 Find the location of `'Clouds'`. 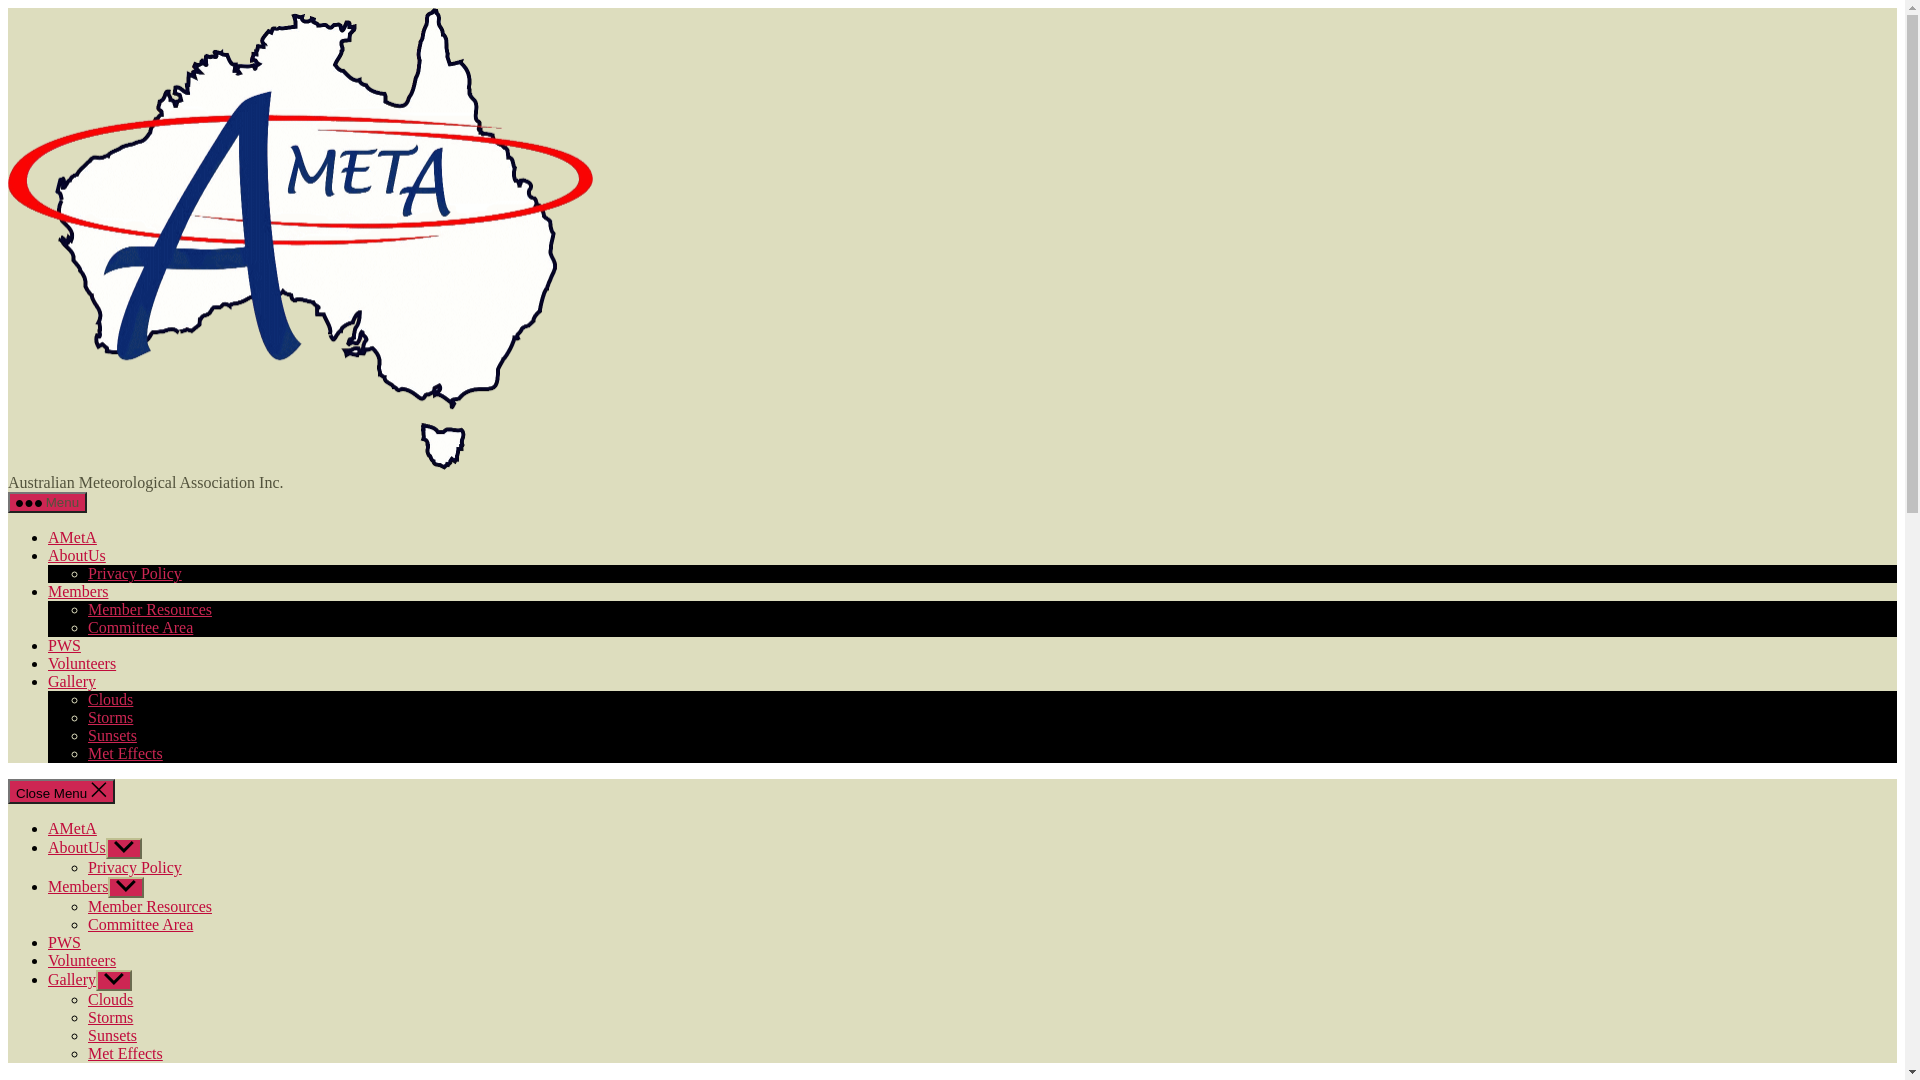

'Clouds' is located at coordinates (109, 999).